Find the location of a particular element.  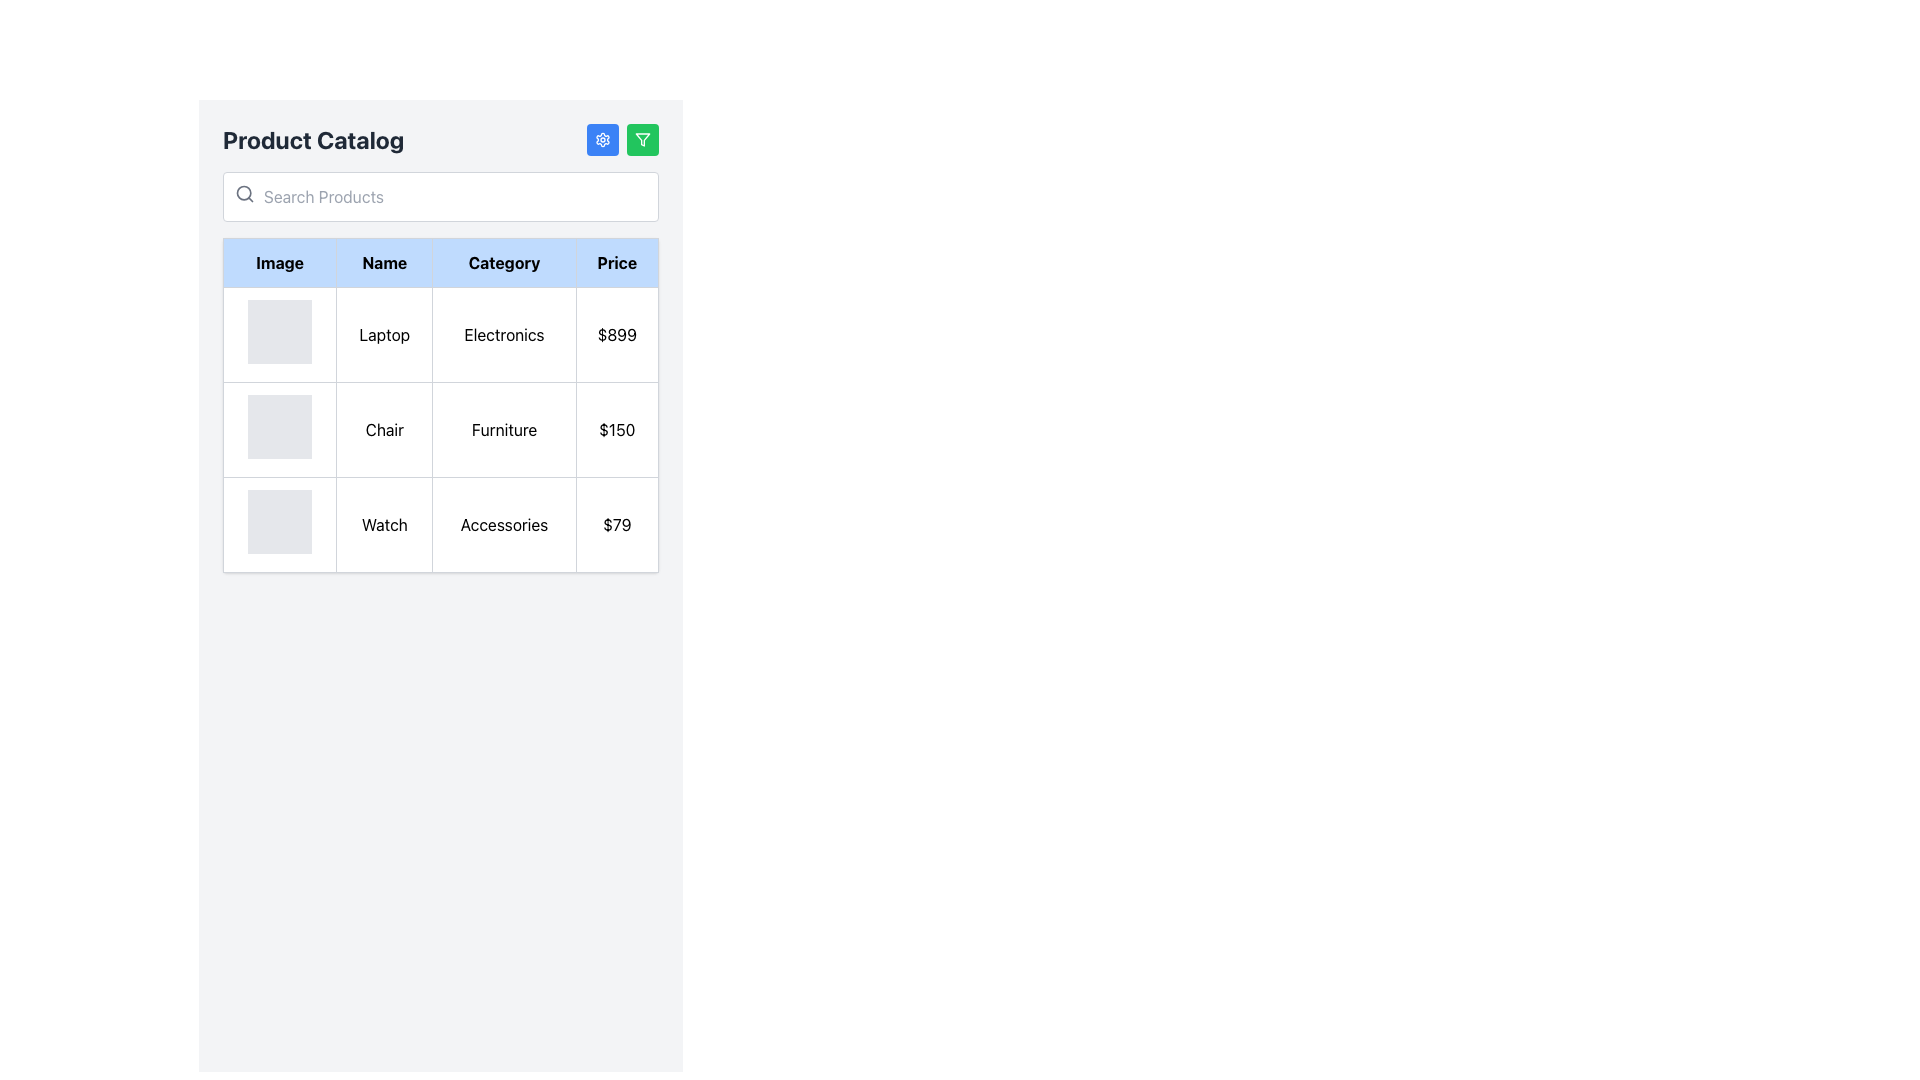

the filtering icon located inside the green button at the top-right corner of the interface is located at coordinates (643, 138).